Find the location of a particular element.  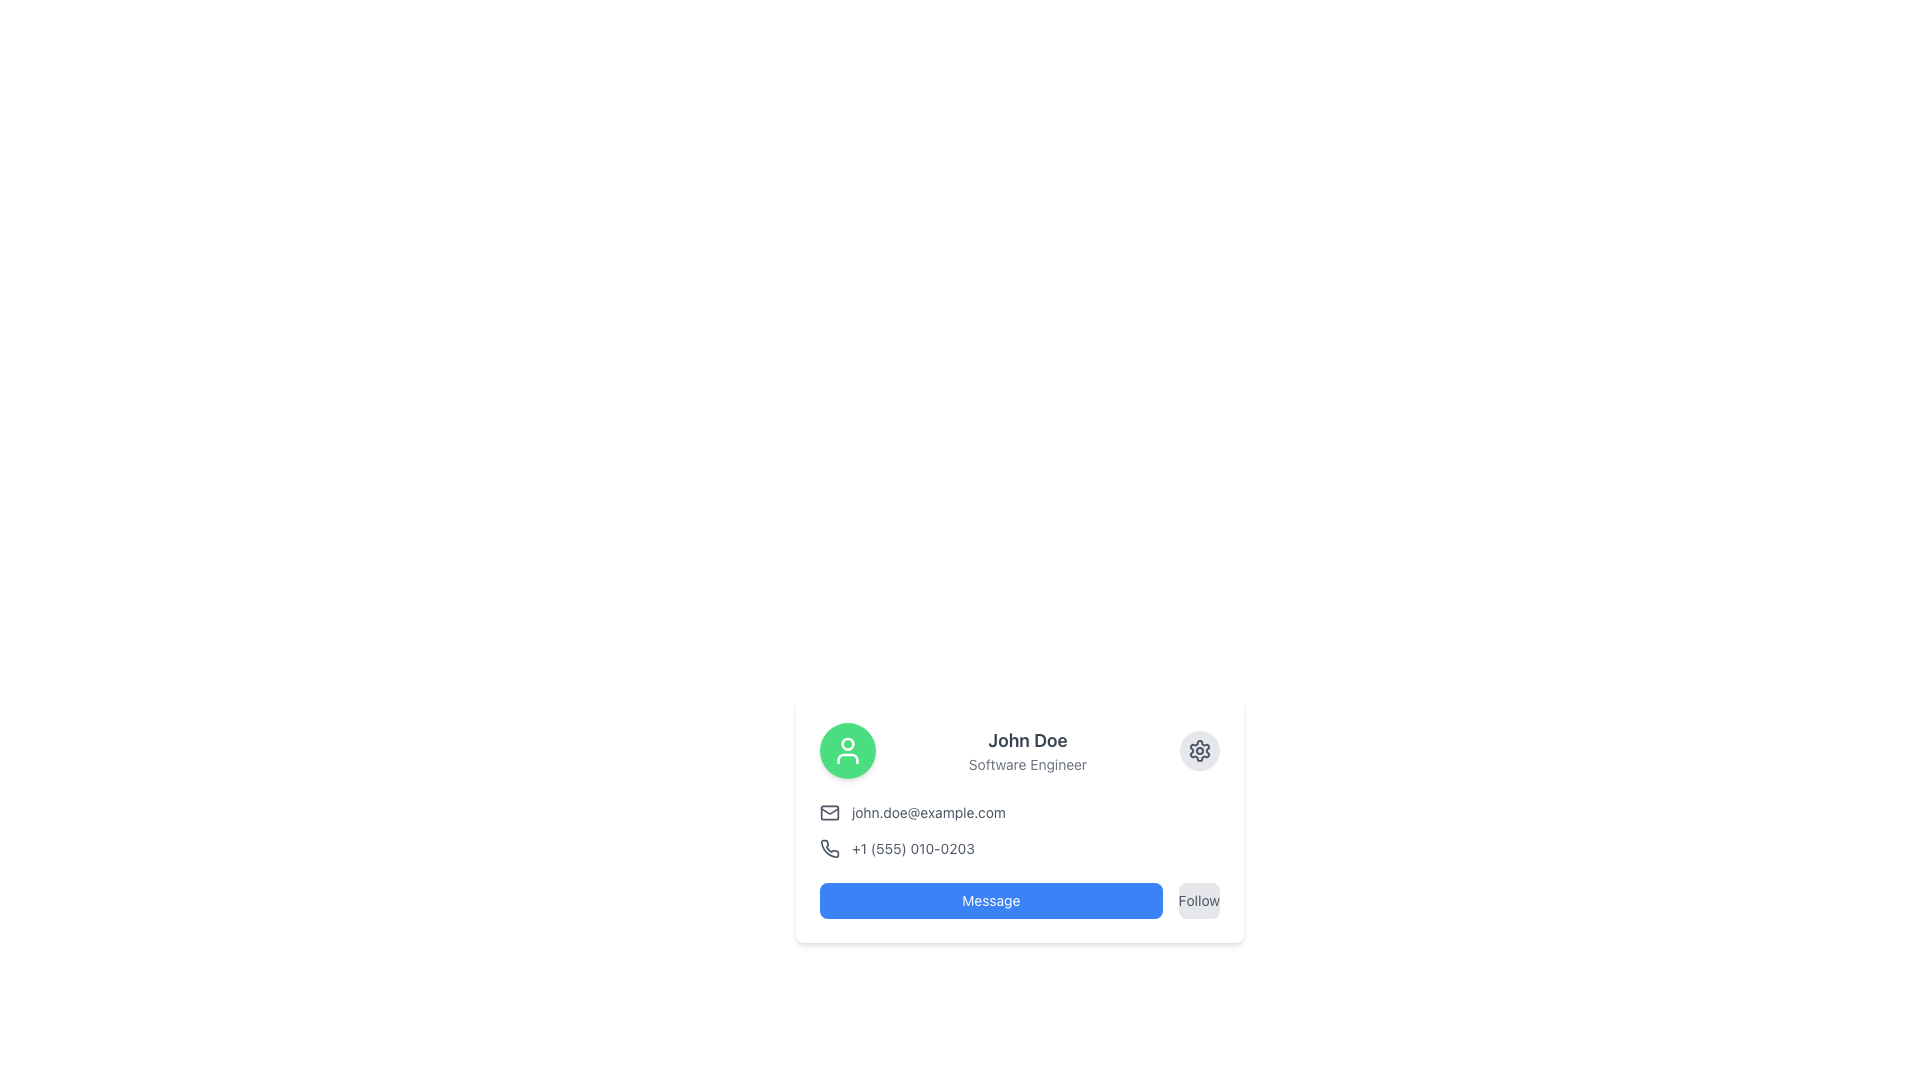

the contact information block for user John Doe, which includes an email address and a phone number, centrally located in the card layout is located at coordinates (1019, 830).